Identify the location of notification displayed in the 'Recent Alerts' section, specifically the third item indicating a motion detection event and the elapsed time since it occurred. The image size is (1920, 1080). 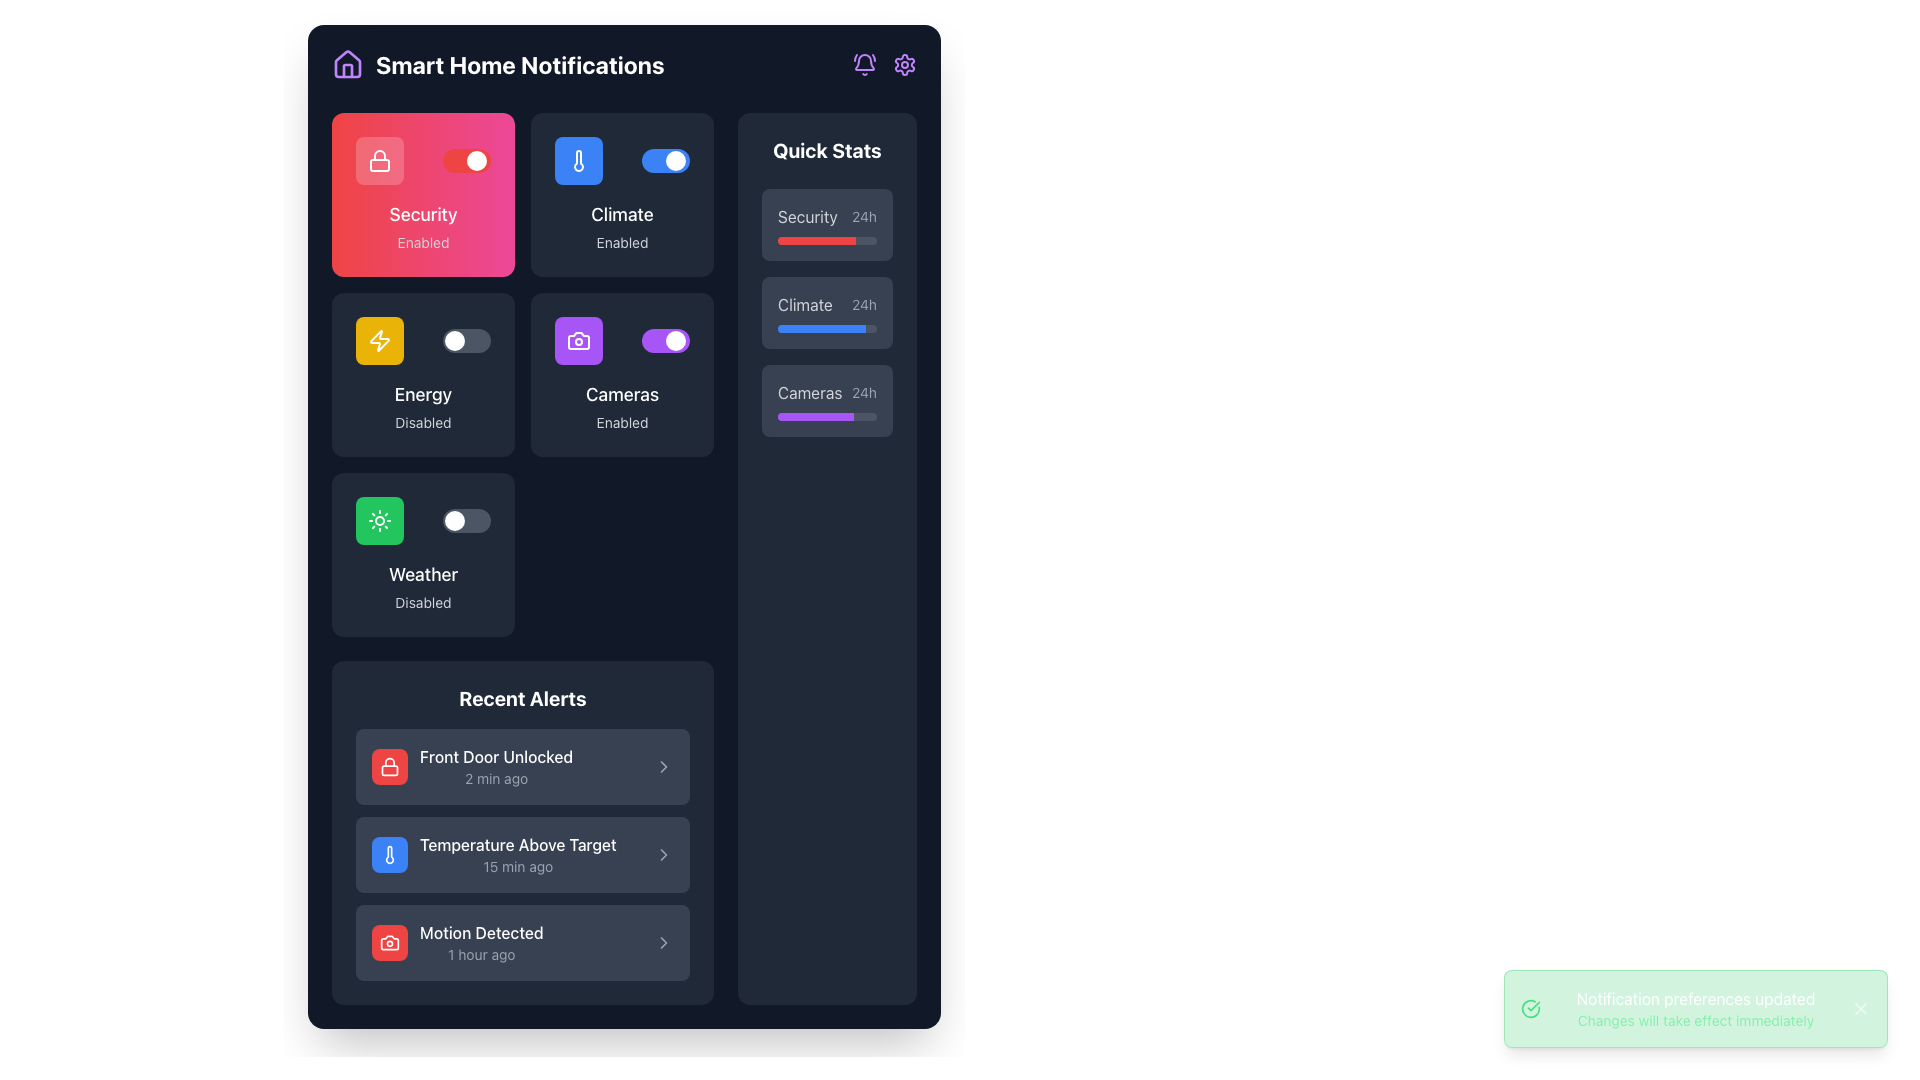
(481, 942).